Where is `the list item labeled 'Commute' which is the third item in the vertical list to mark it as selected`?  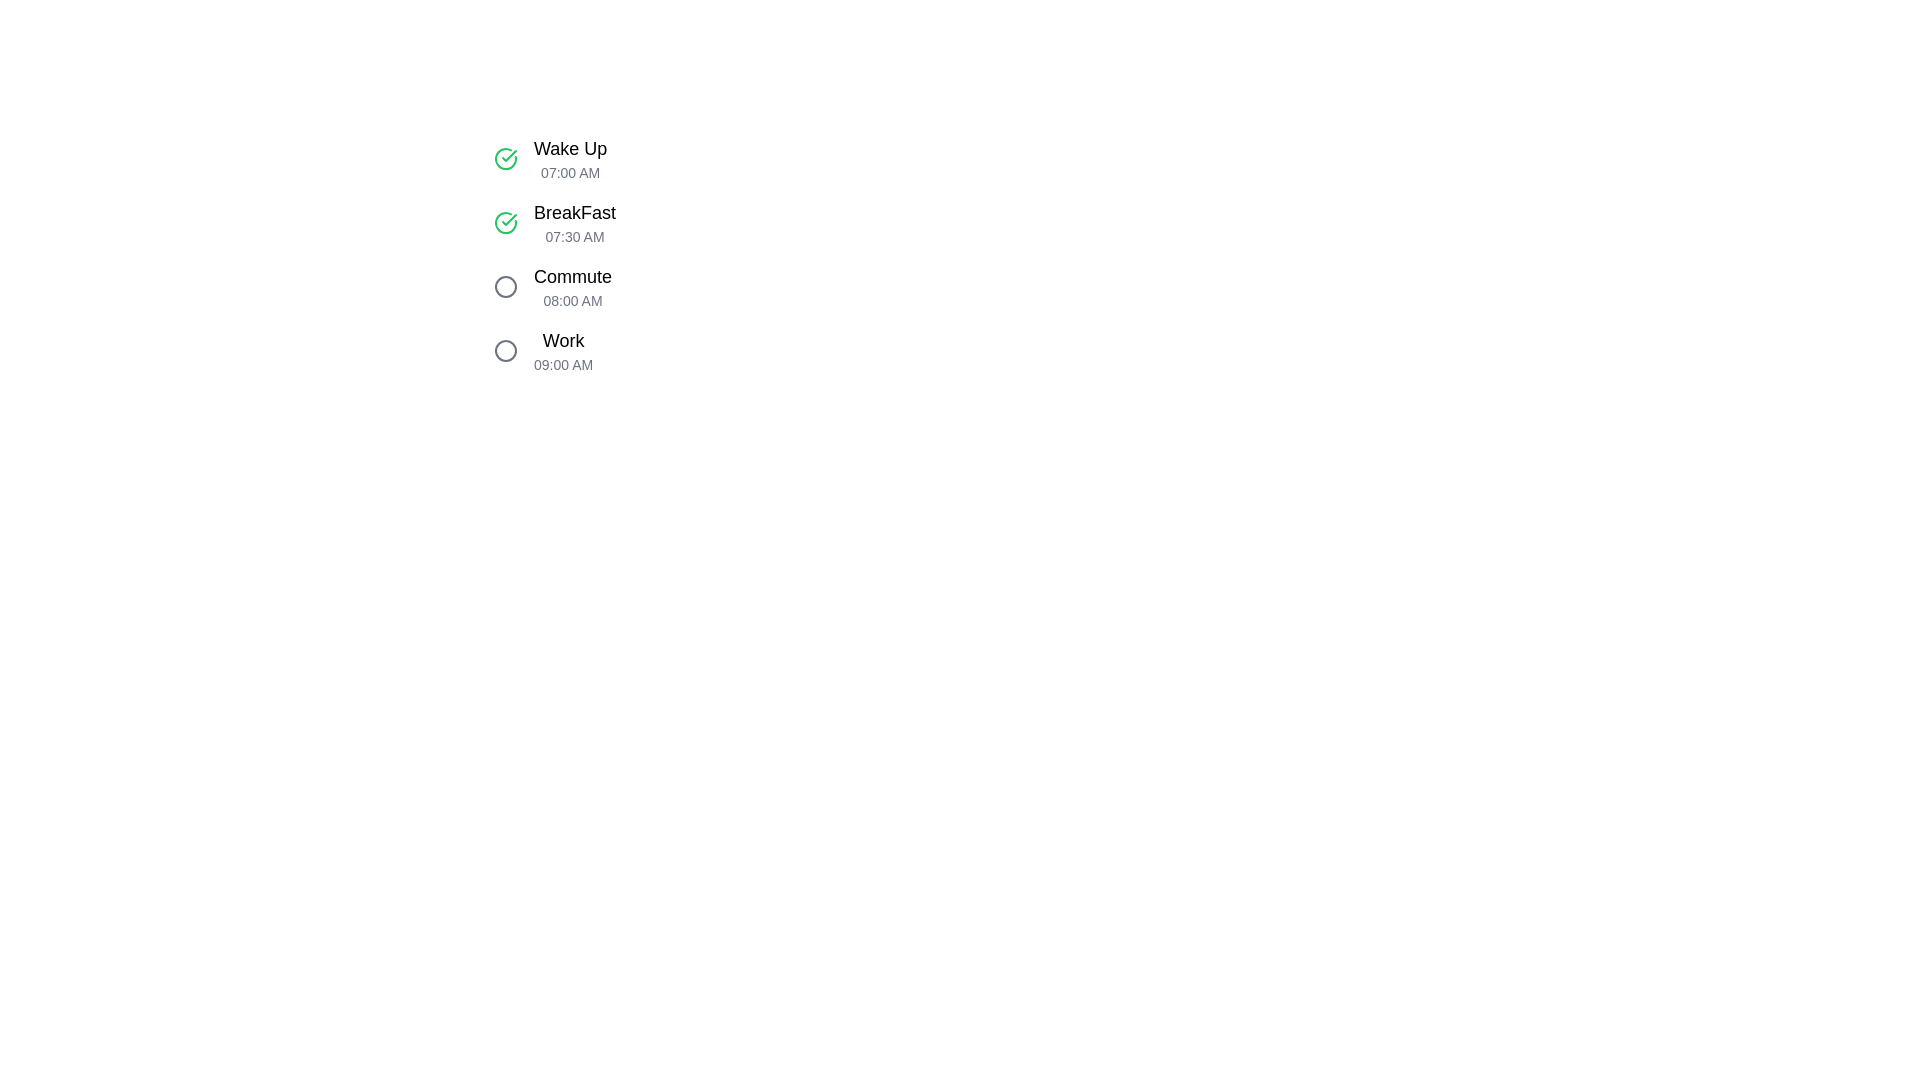 the list item labeled 'Commute' which is the third item in the vertical list to mark it as selected is located at coordinates (686, 286).